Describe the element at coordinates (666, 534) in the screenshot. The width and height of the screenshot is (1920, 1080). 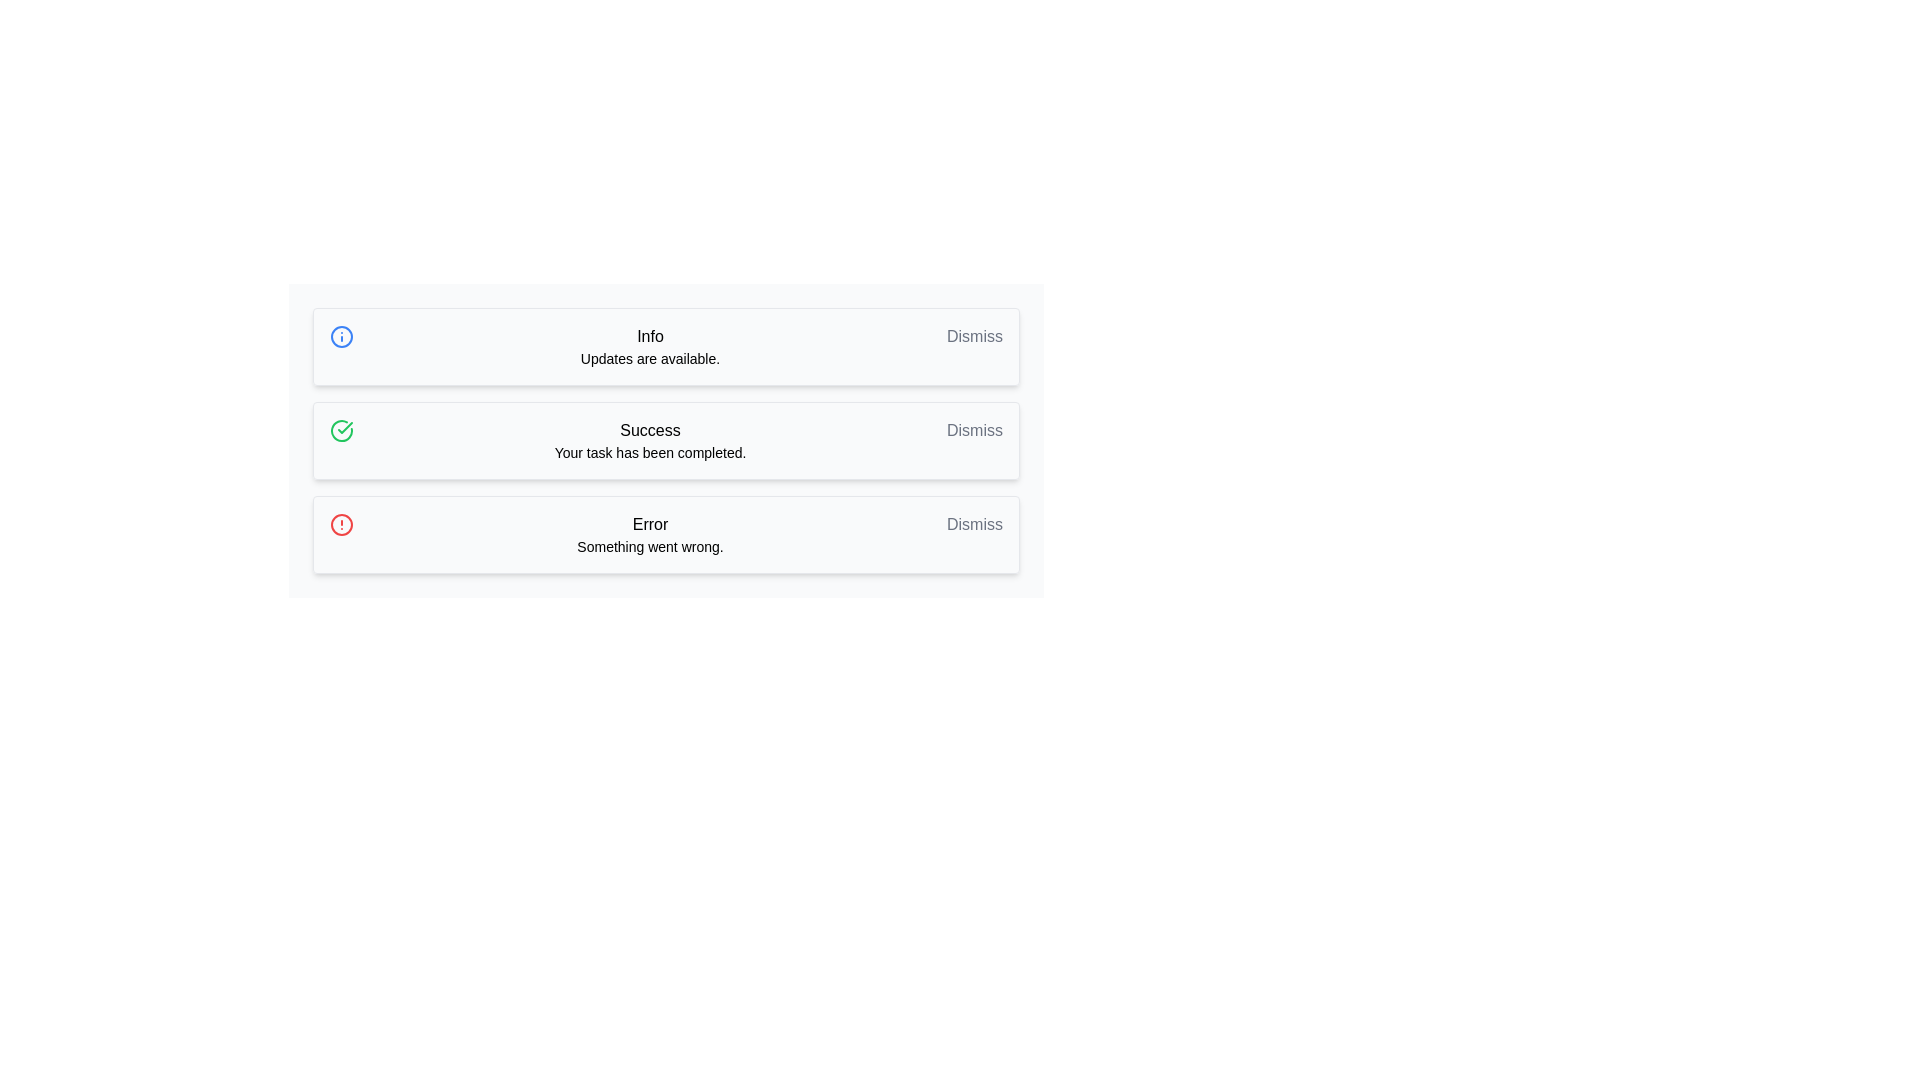
I see `error message displayed in the notification card with a light red background and a bold title 'Error' stating 'Something went wrong.'` at that location.